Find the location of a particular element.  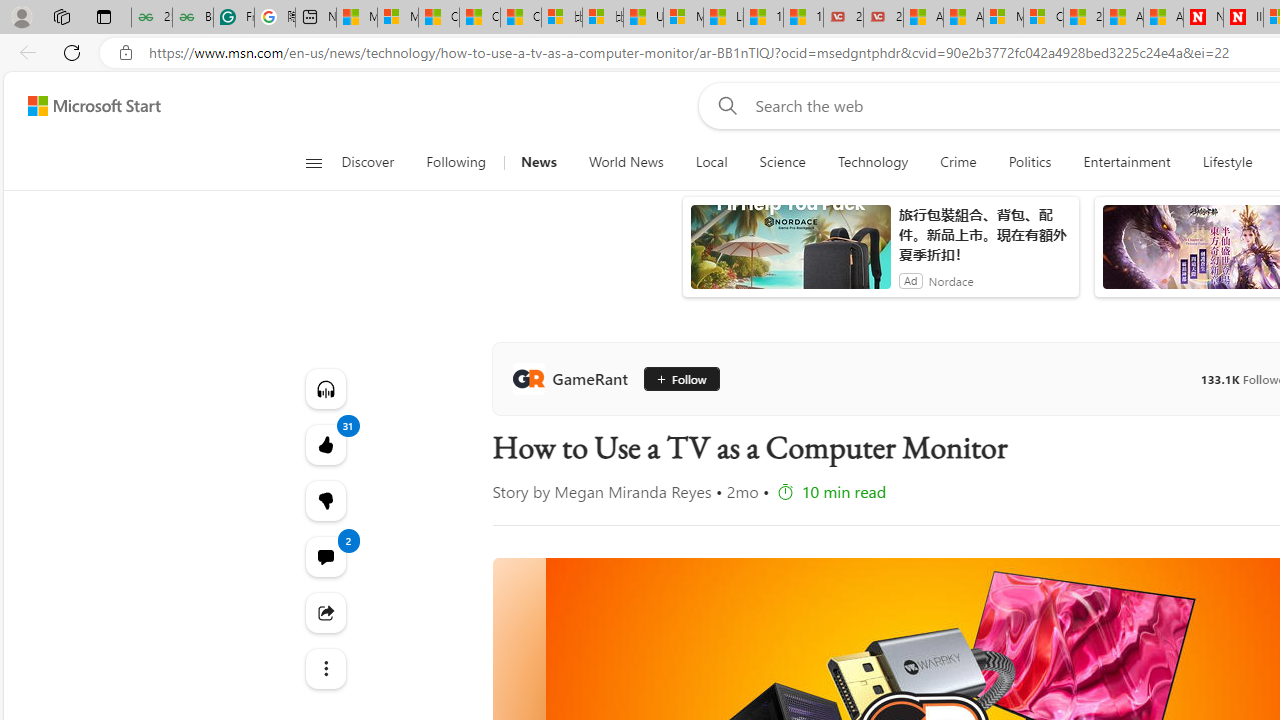

'Follow' is located at coordinates (680, 379).